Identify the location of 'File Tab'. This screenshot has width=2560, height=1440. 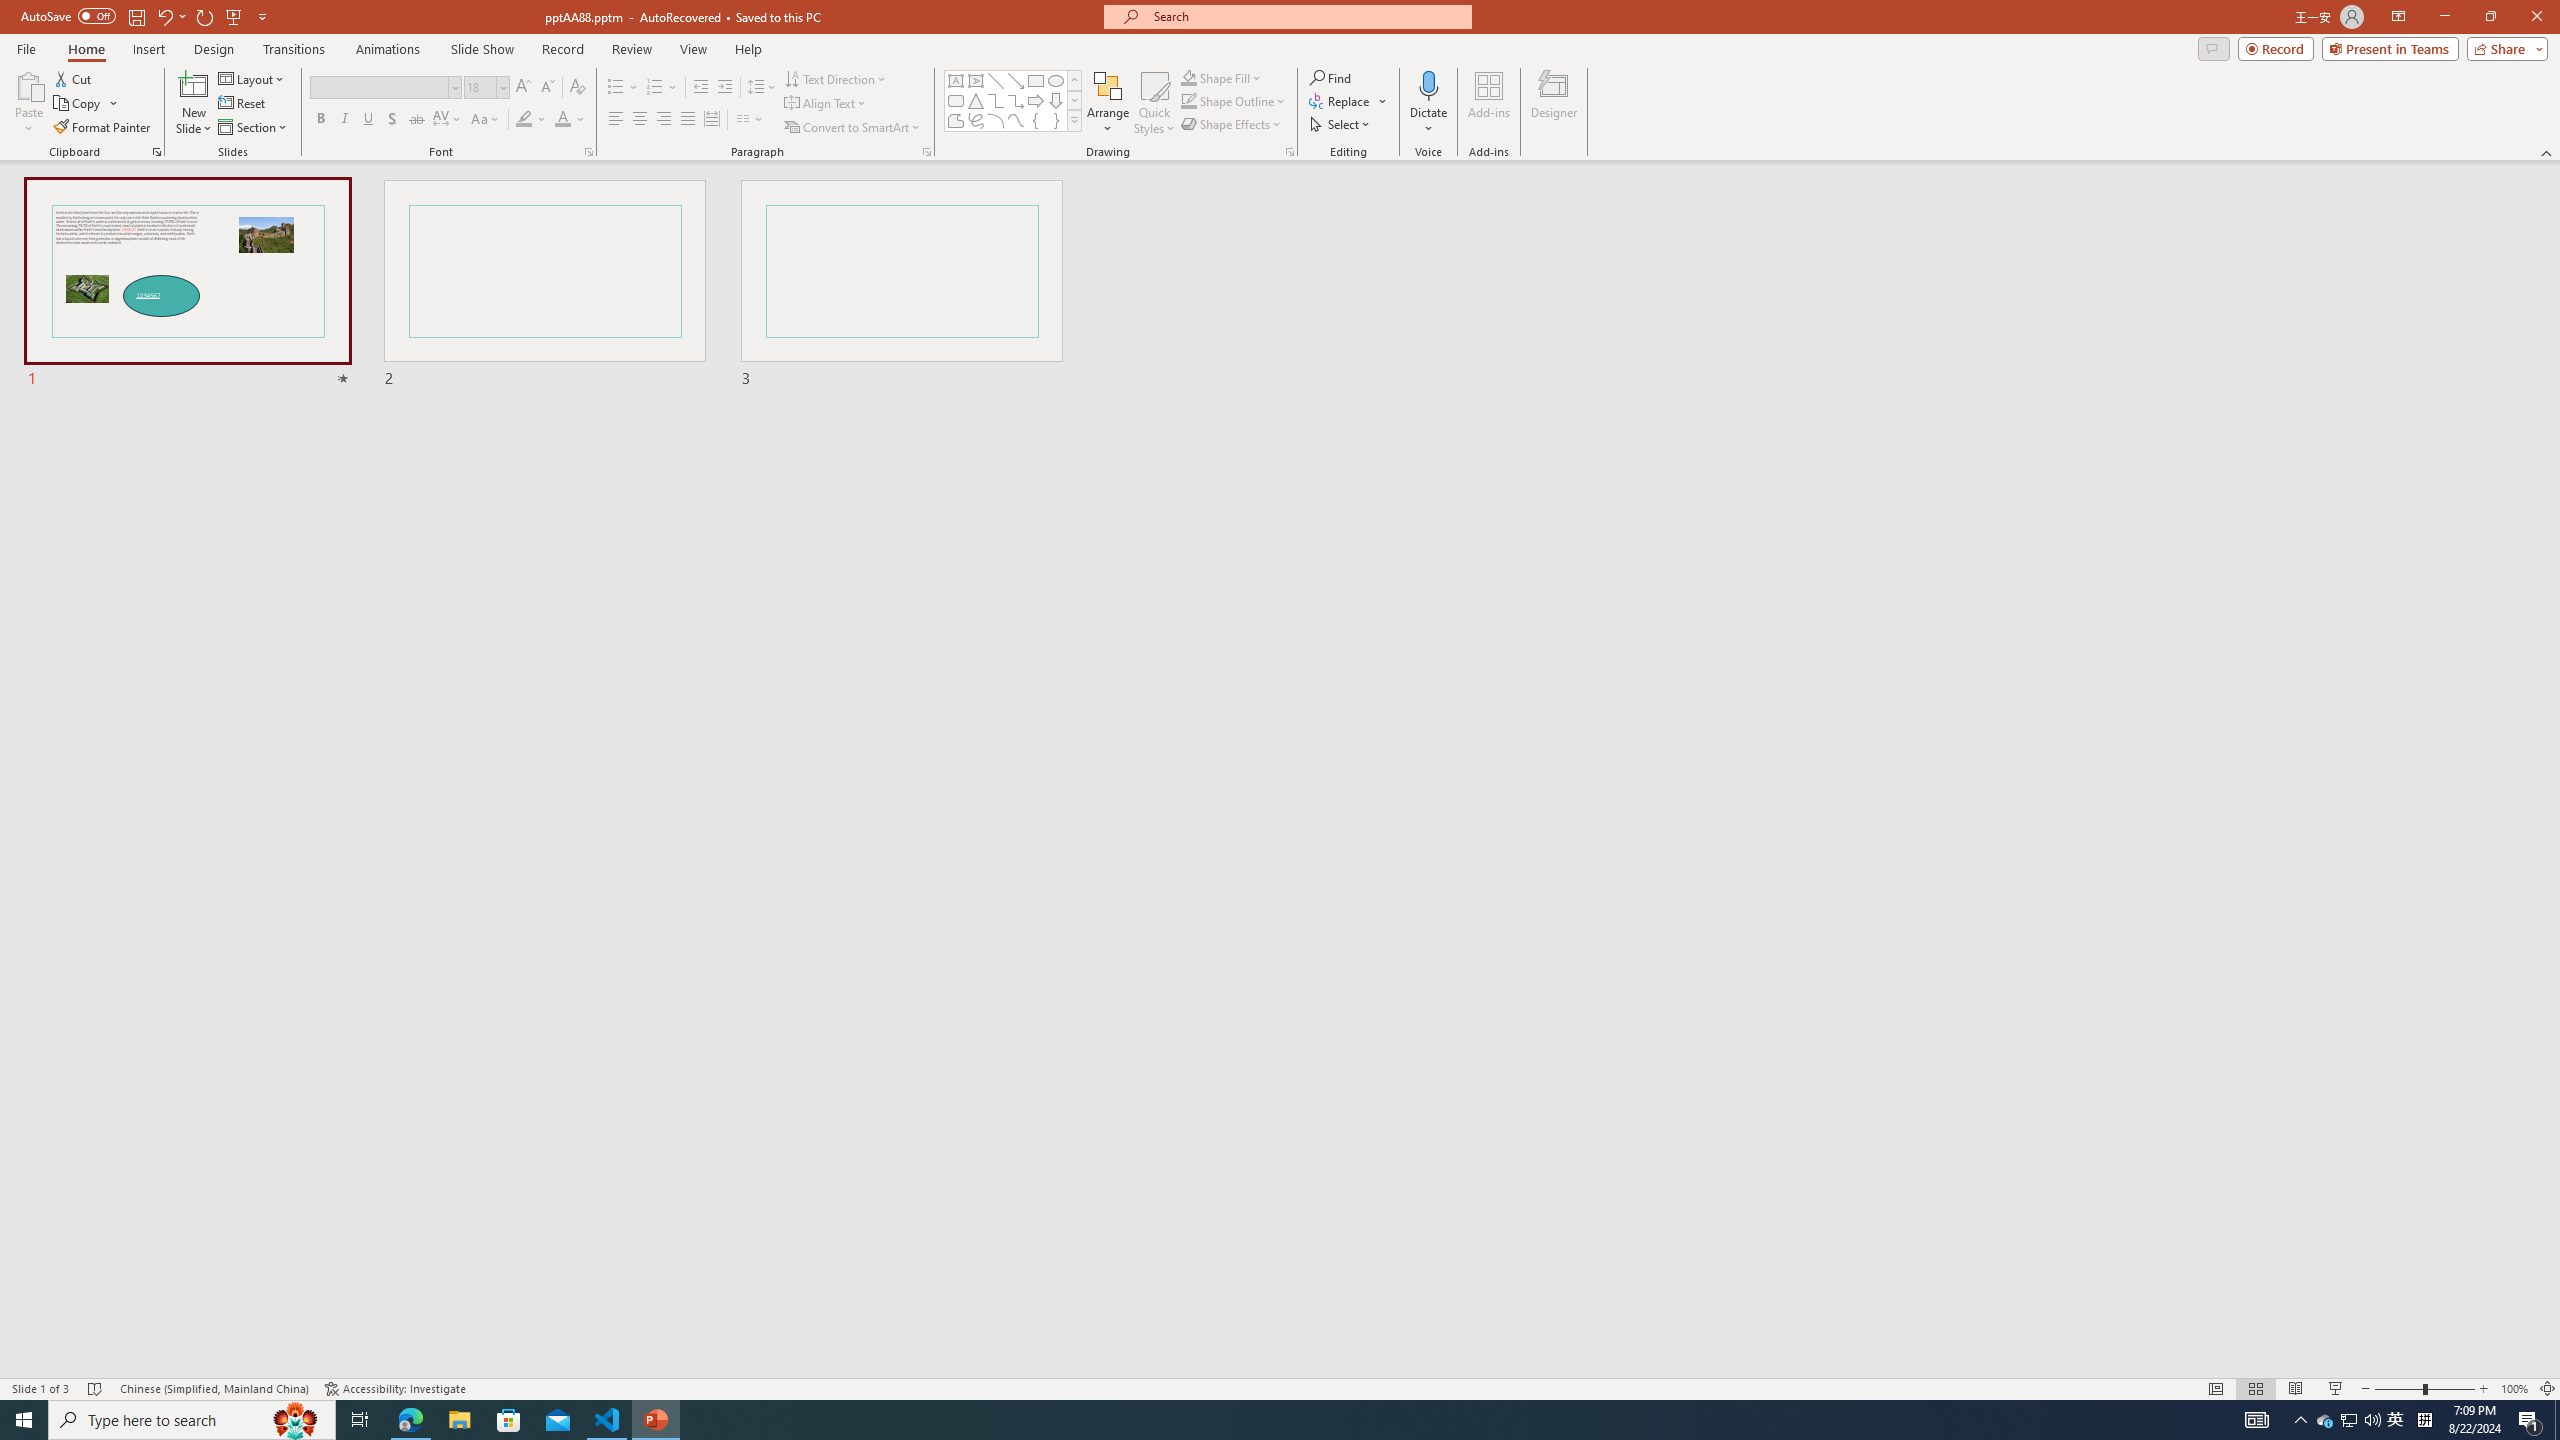
(25, 47).